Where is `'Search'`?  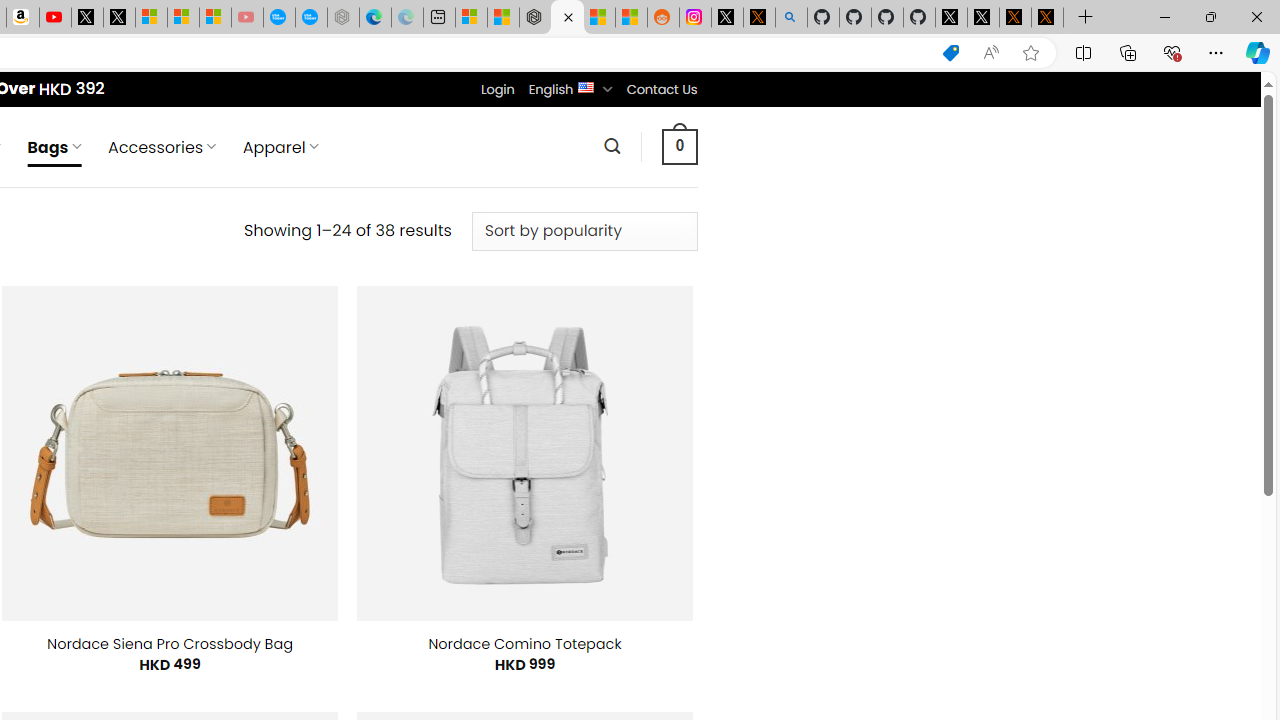
'Search' is located at coordinates (611, 145).